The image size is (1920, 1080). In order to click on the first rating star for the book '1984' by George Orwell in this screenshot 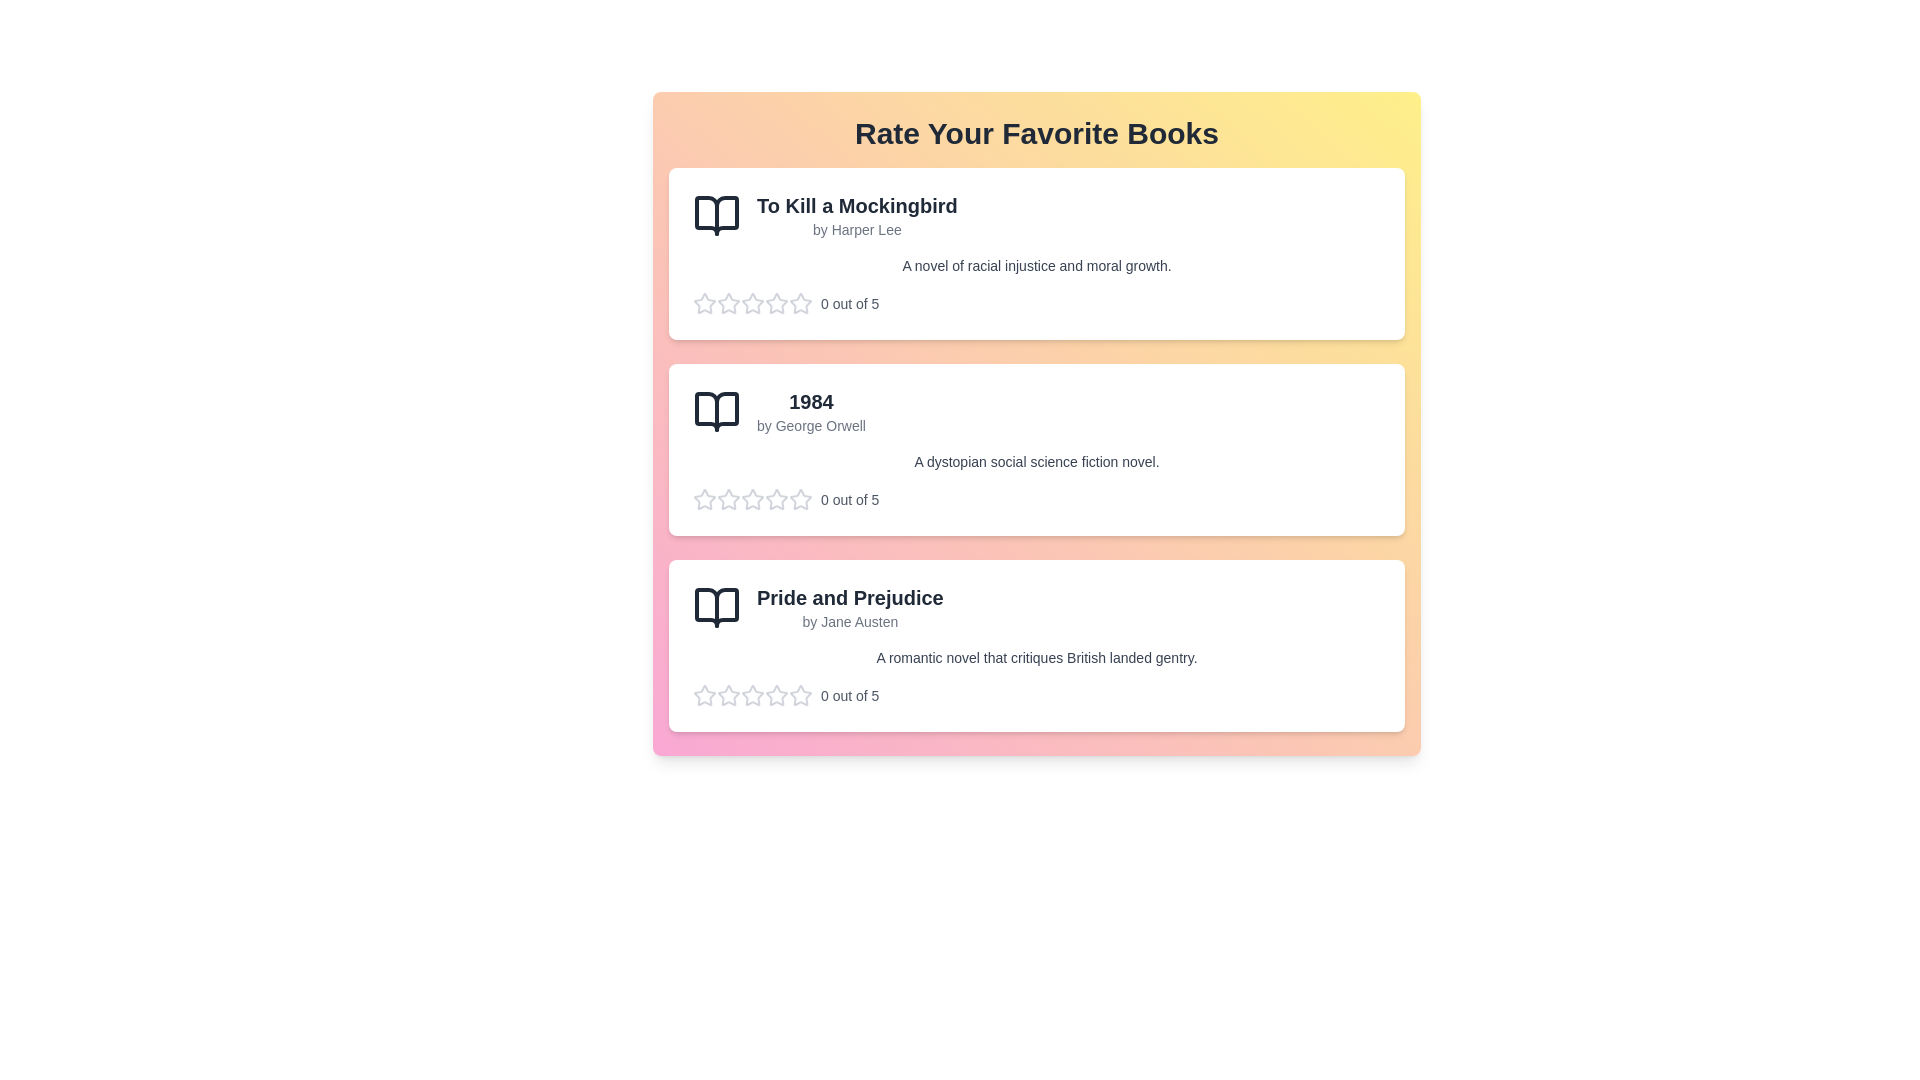, I will do `click(752, 498)`.